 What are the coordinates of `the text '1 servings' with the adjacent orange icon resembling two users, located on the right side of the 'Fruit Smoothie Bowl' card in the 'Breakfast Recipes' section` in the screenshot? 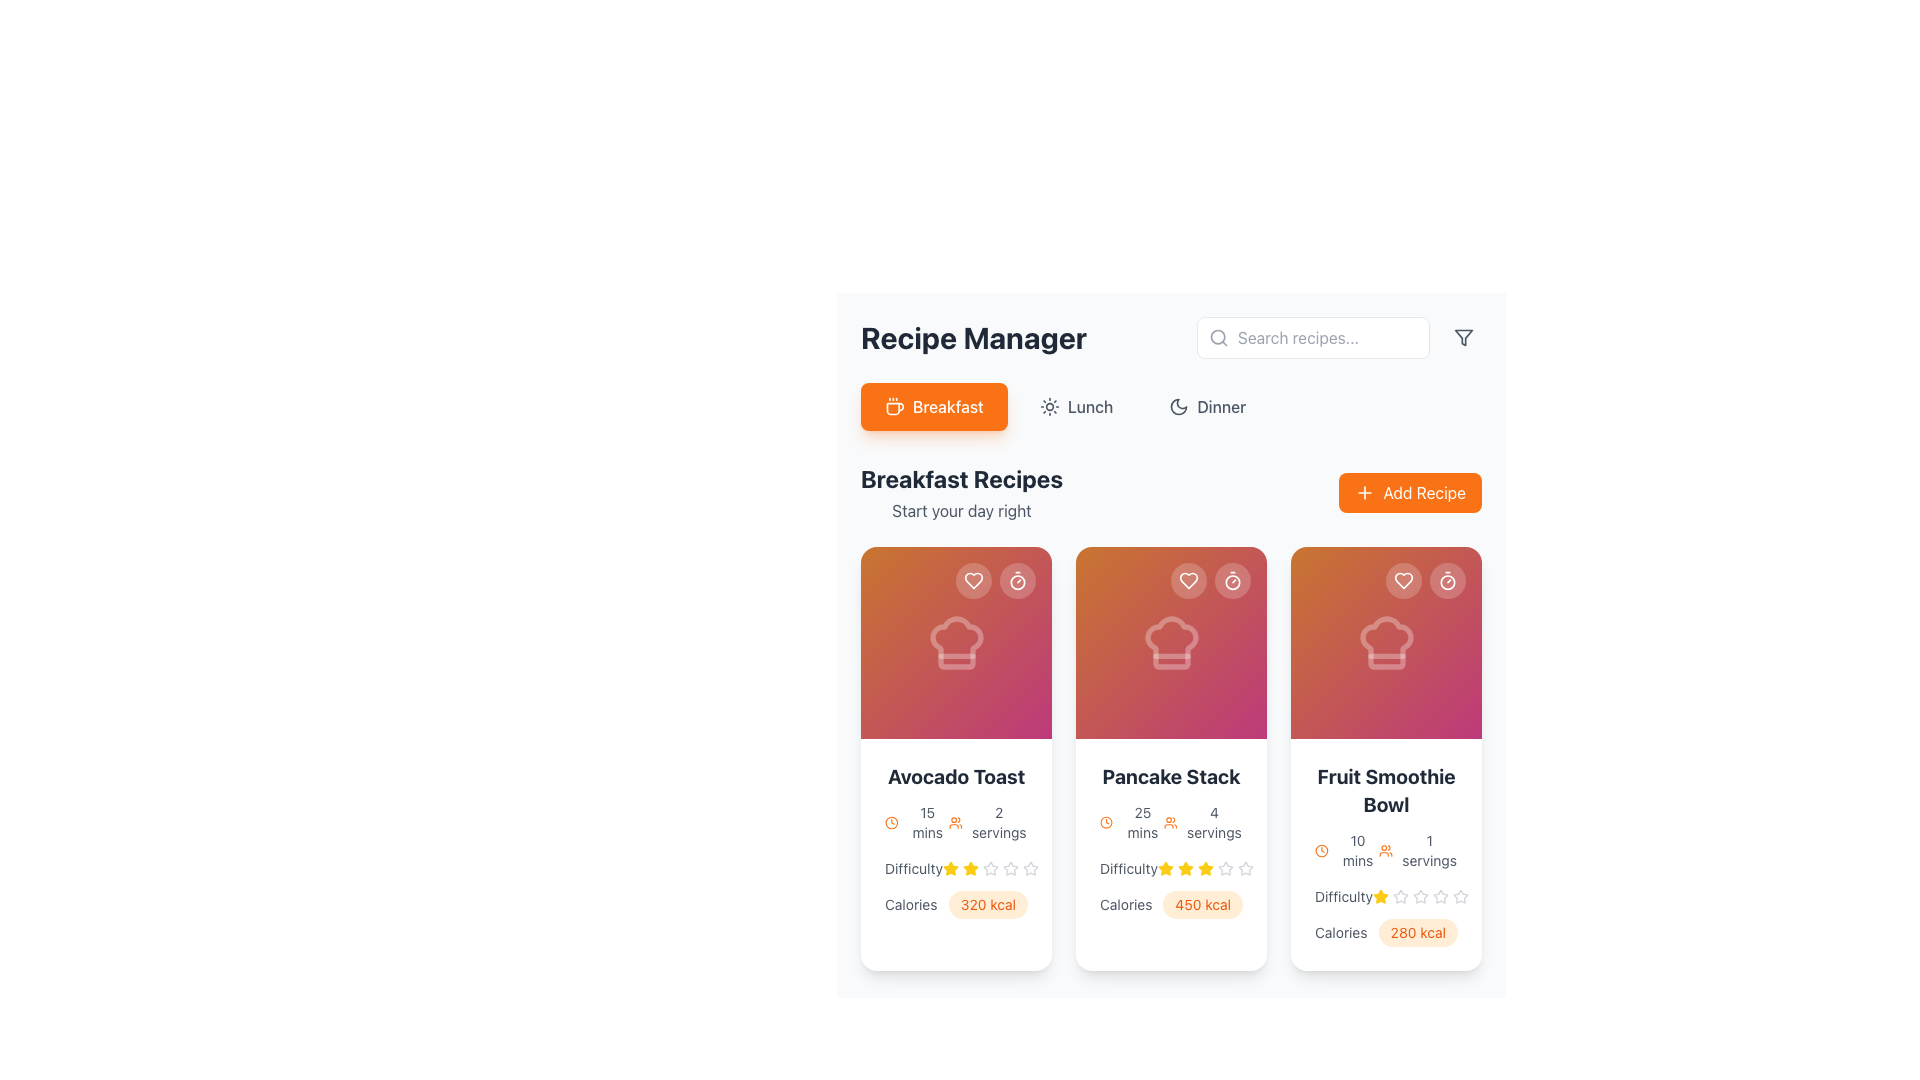 It's located at (1417, 851).